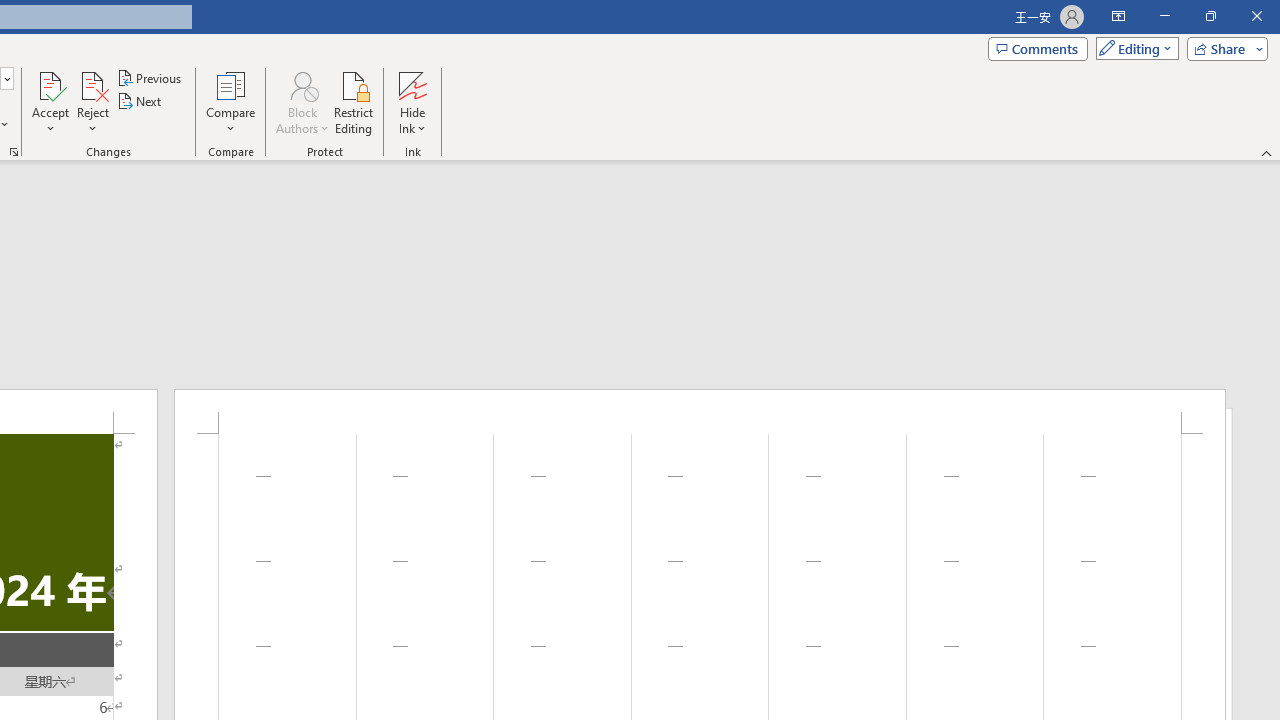 The width and height of the screenshot is (1280, 720). What do you see at coordinates (301, 103) in the screenshot?
I see `'Block Authors'` at bounding box center [301, 103].